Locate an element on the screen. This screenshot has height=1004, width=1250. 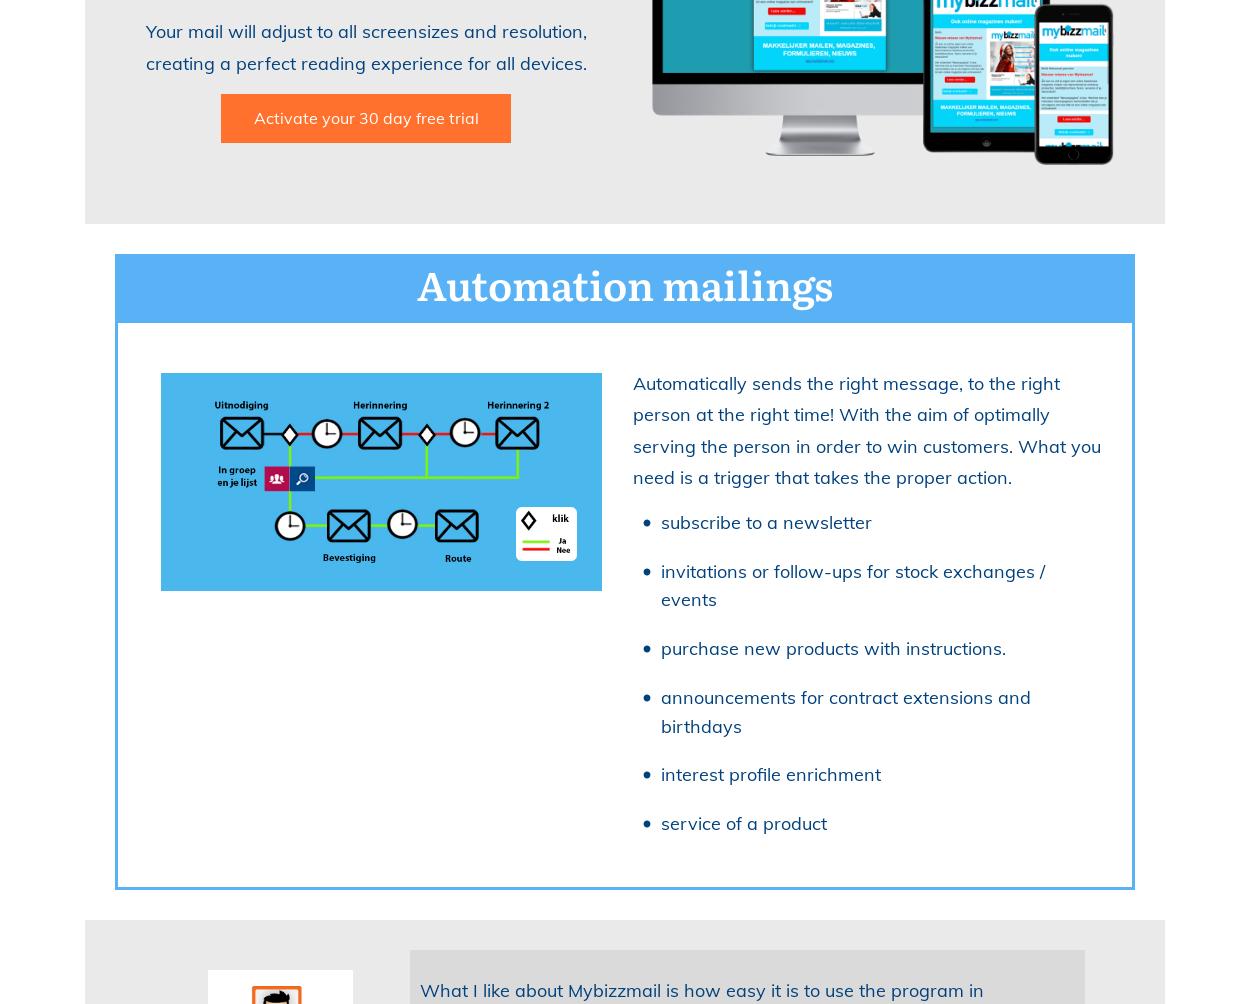
'Automatically sends the right message, to the right person at the right time! With the aim of optimally serving the person in order to win customers. What you need is a trigger that takes the proper action.' is located at coordinates (865, 429).